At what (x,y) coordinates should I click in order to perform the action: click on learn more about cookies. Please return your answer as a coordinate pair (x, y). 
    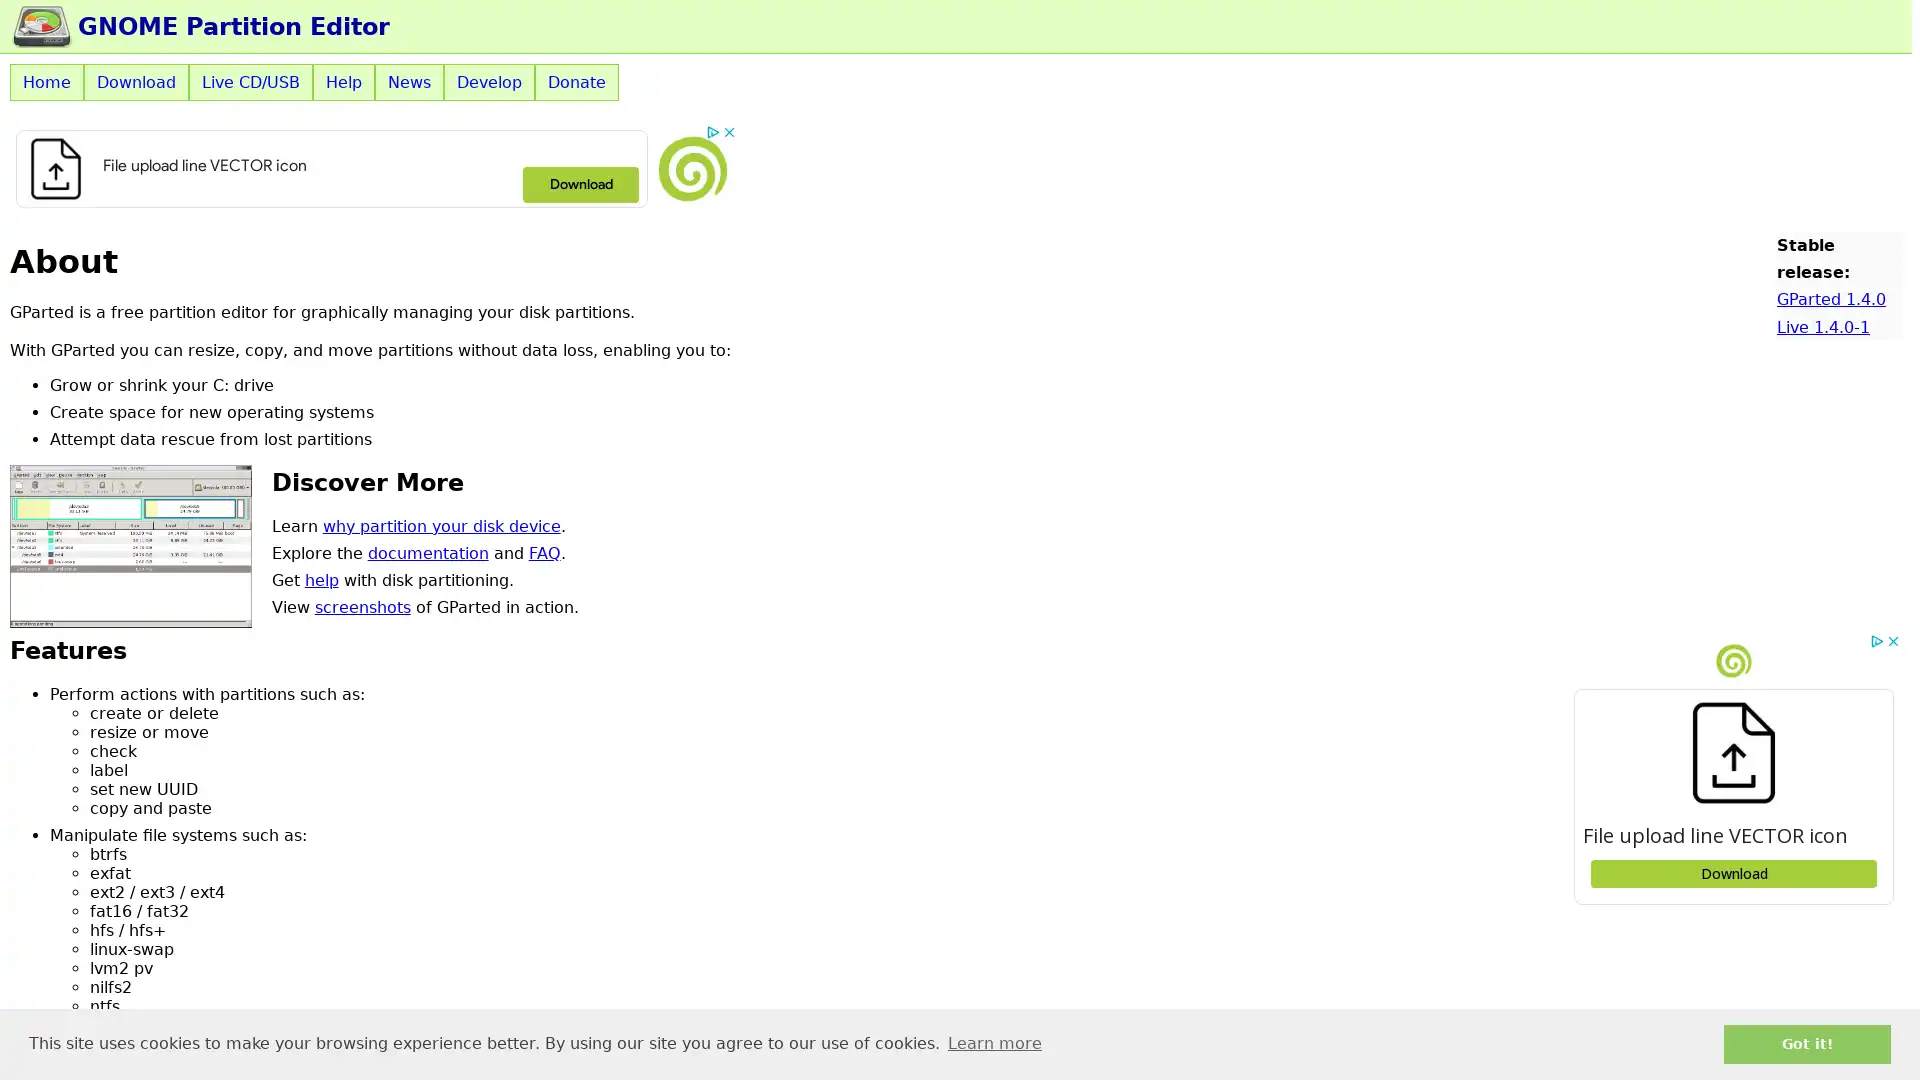
    Looking at the image, I should click on (994, 1043).